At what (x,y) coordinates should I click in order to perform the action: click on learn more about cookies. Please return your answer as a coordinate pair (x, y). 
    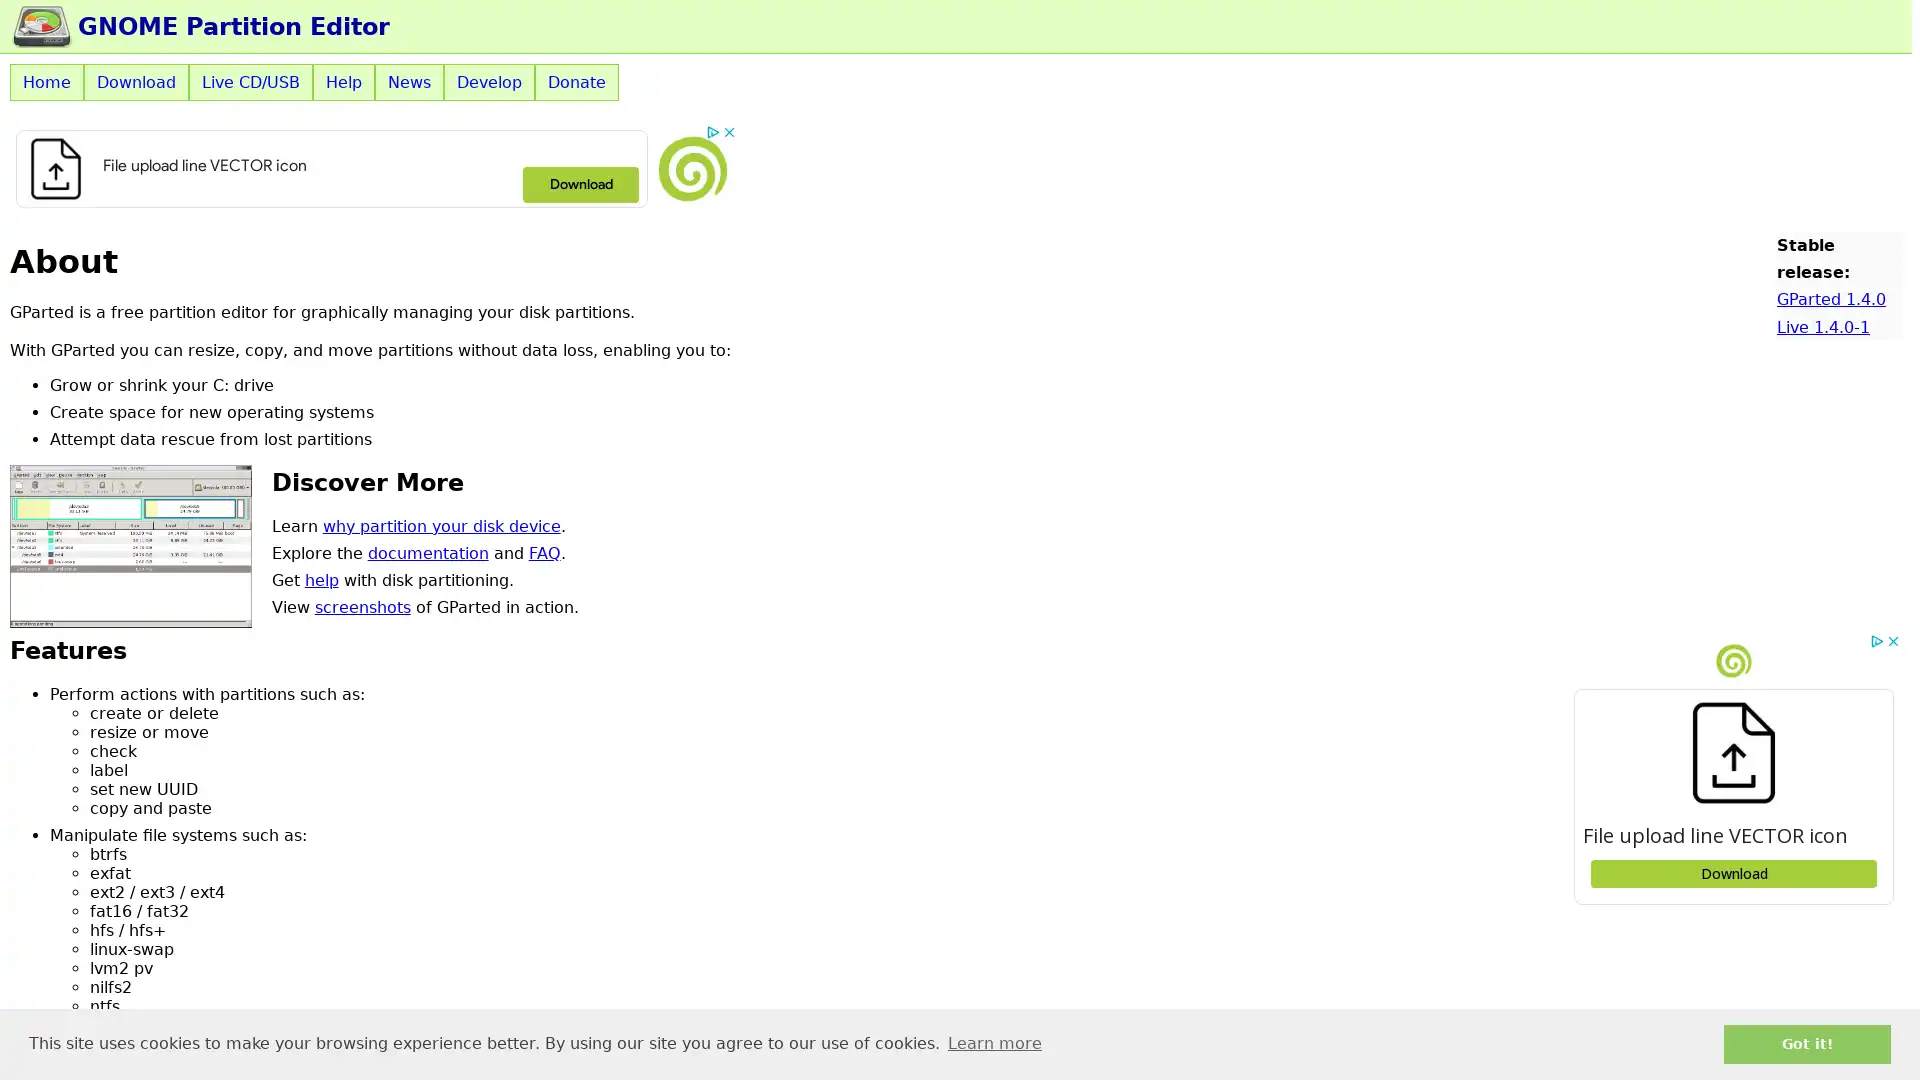
    Looking at the image, I should click on (994, 1043).